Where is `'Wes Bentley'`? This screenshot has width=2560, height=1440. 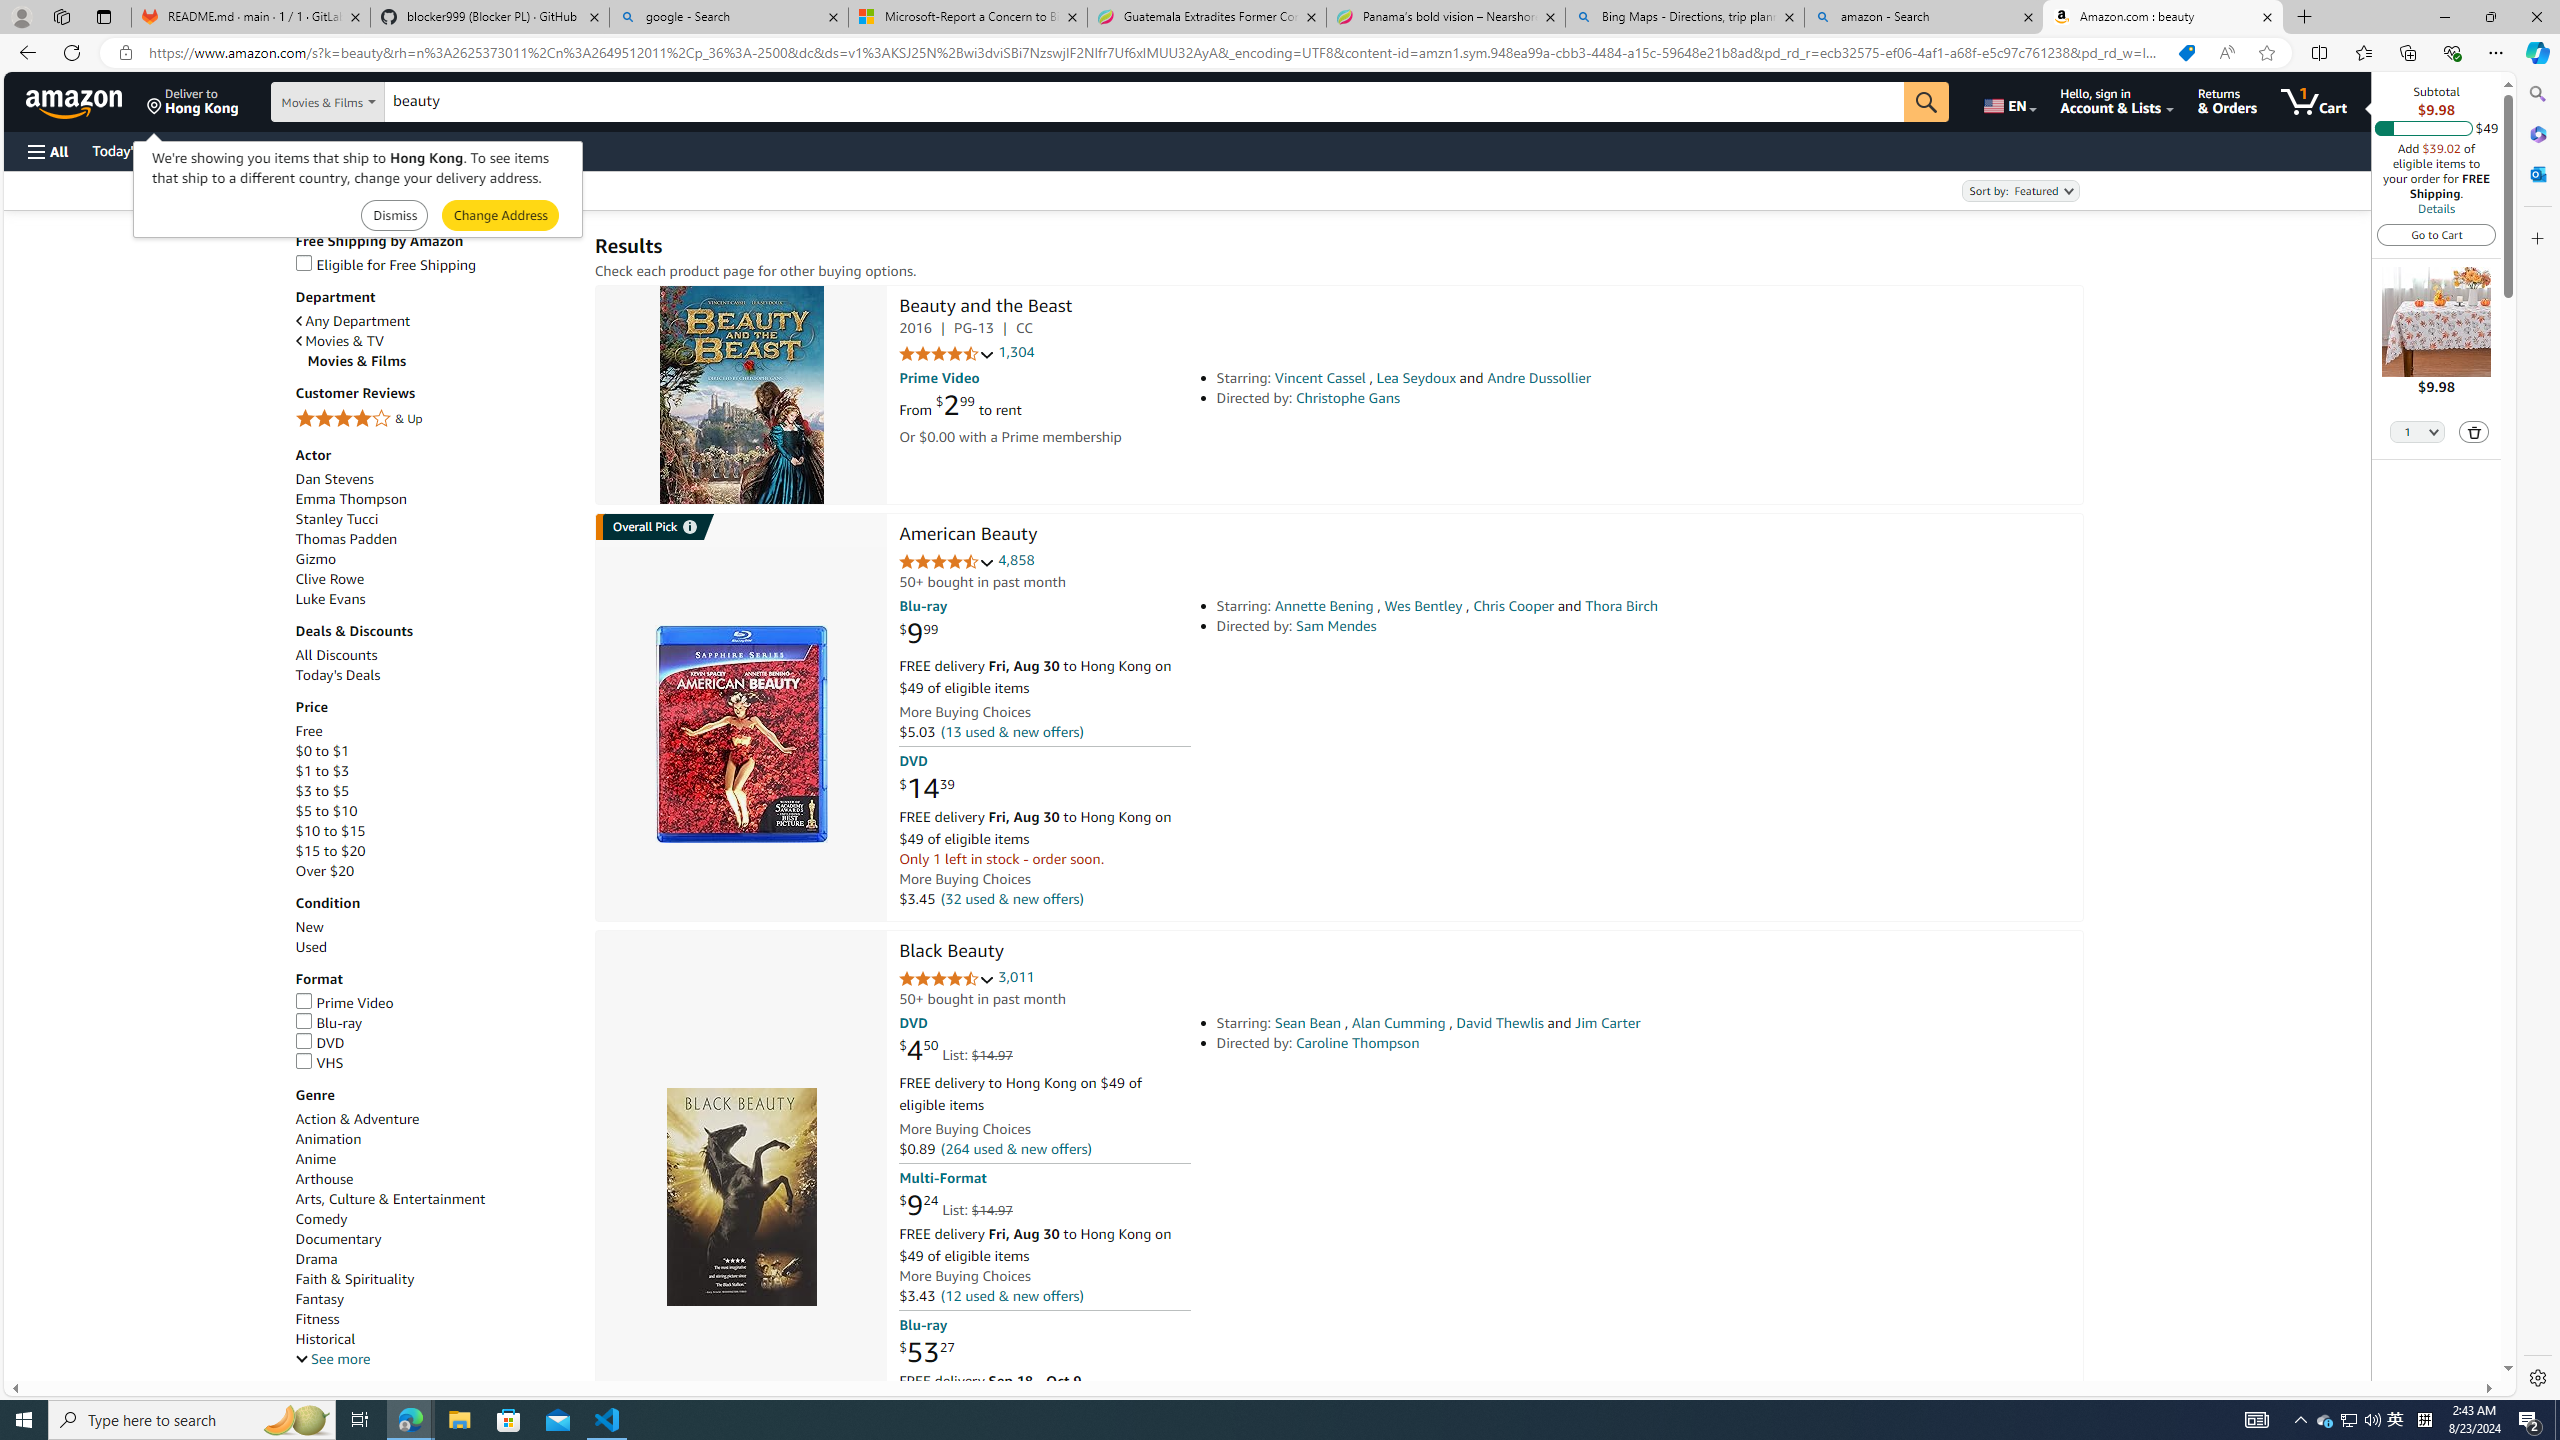
'Wes Bentley' is located at coordinates (1422, 605).